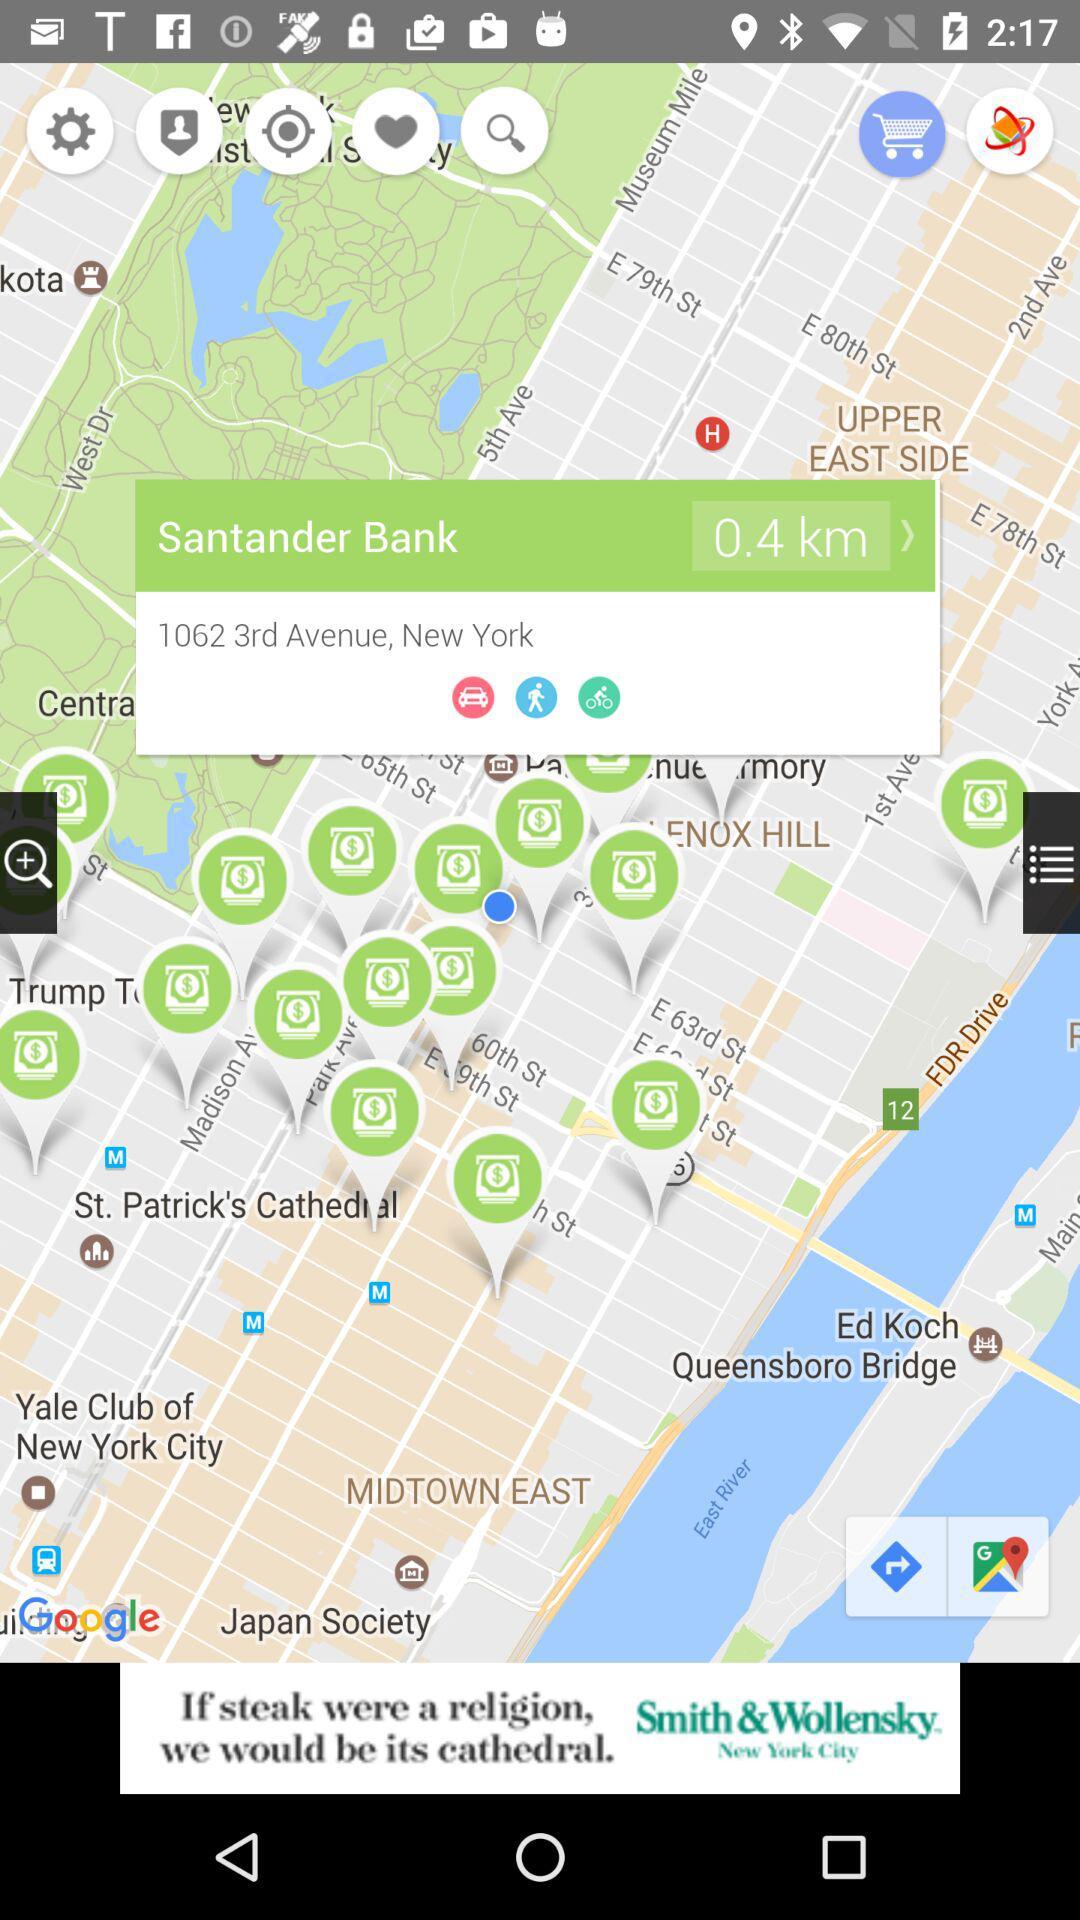  I want to click on click on search option, so click(499, 132).